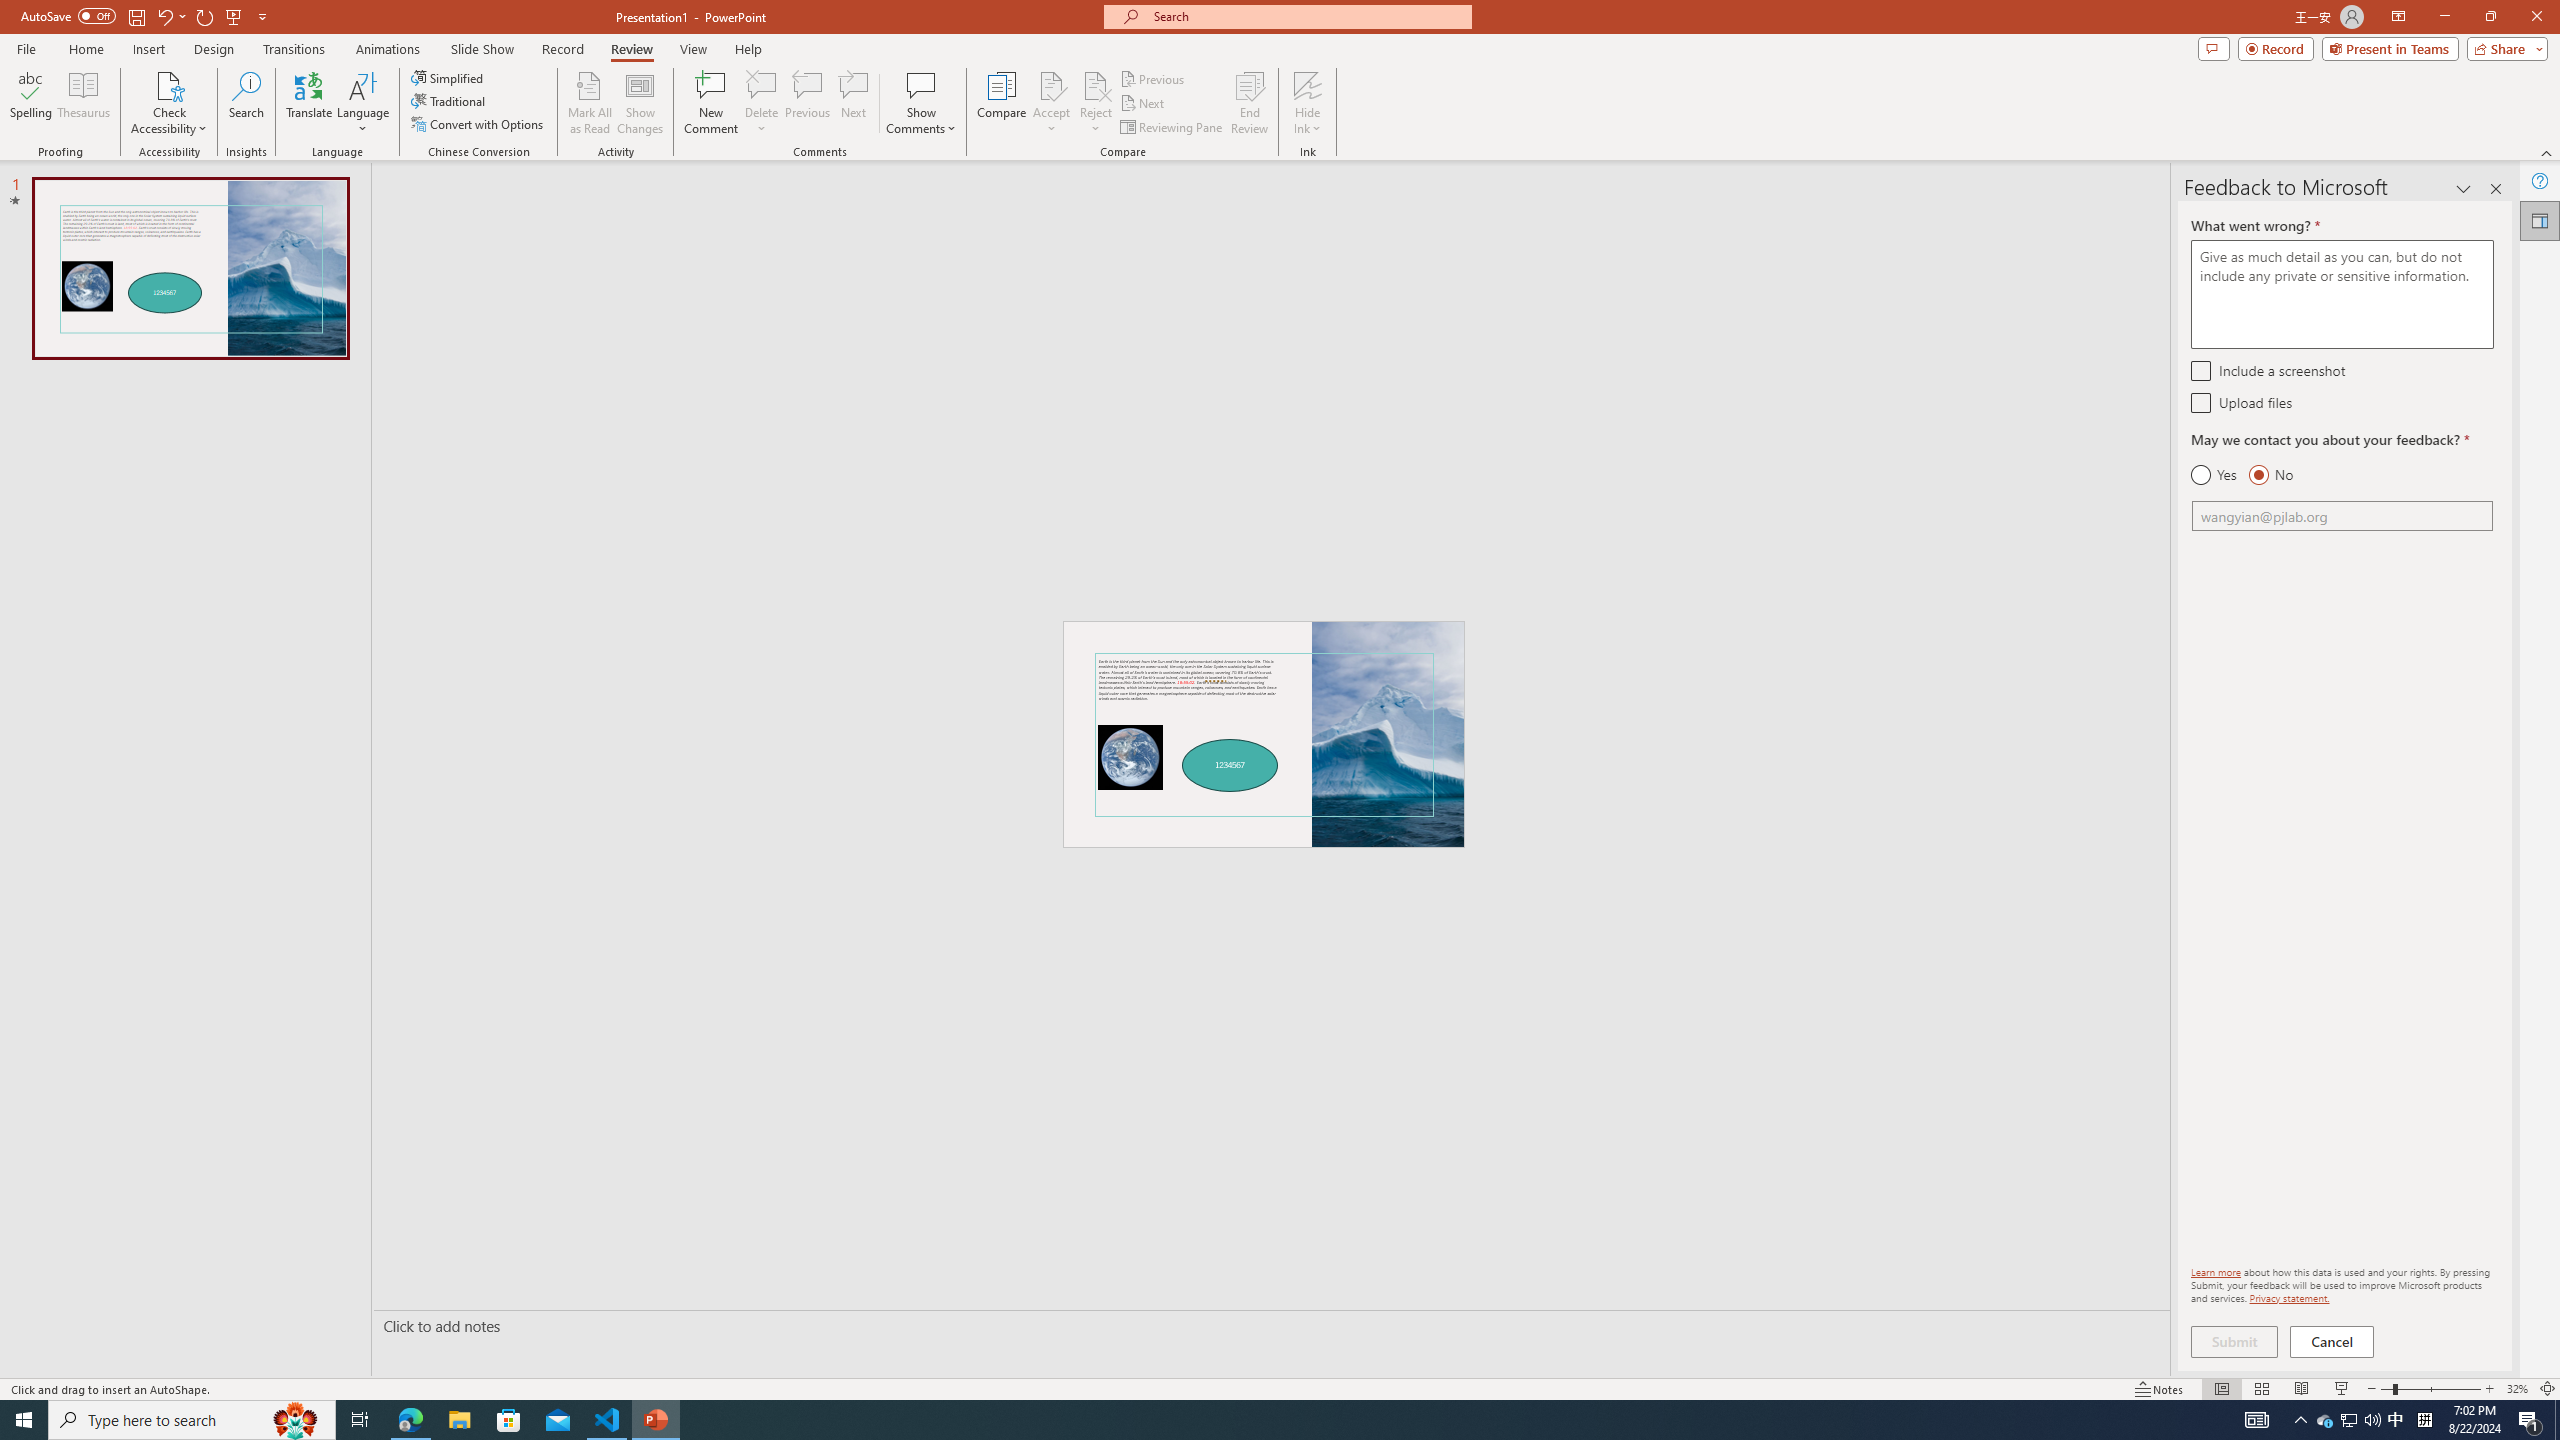 The height and width of the screenshot is (1440, 2560). Describe the element at coordinates (362, 103) in the screenshot. I see `'Language'` at that location.